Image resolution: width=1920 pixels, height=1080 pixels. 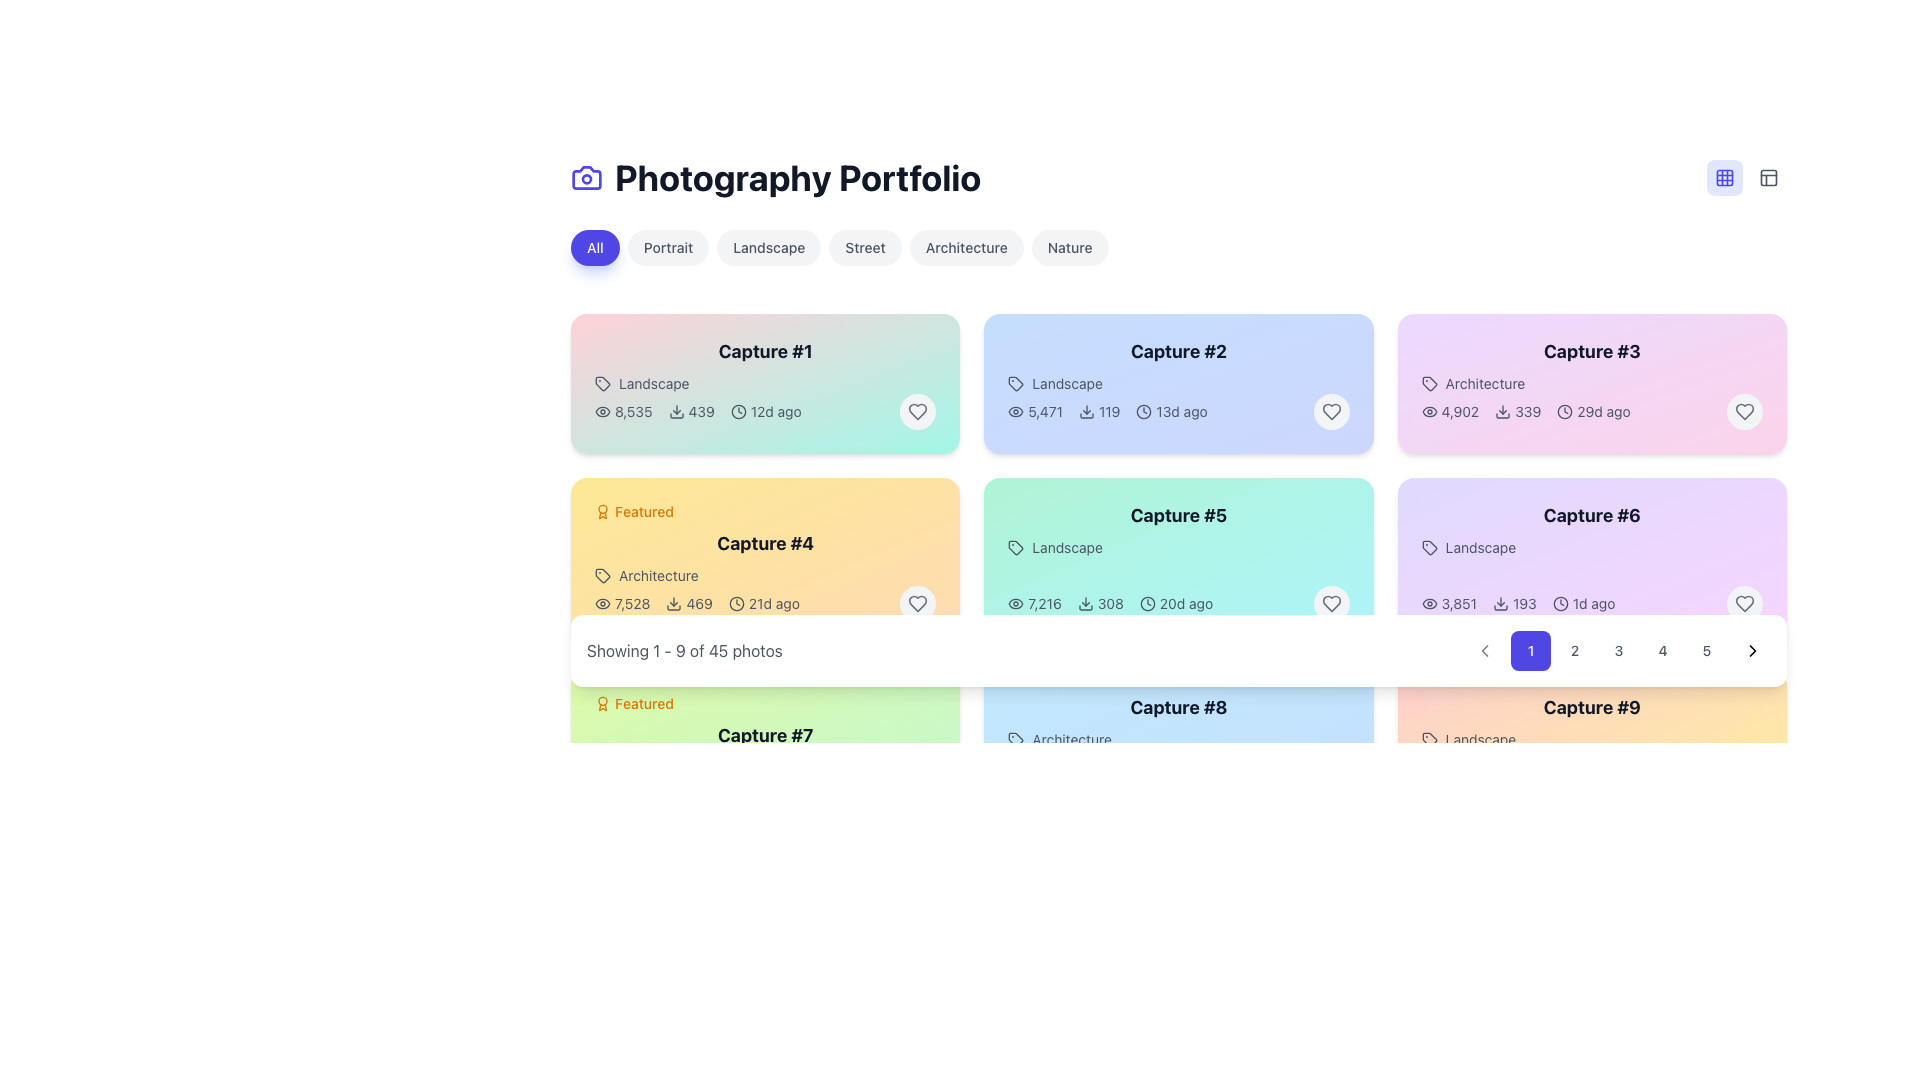 What do you see at coordinates (1449, 603) in the screenshot?
I see `the view count display element with the eye icon associated with 'Capture #6', located in the second row and third column of the grid` at bounding box center [1449, 603].